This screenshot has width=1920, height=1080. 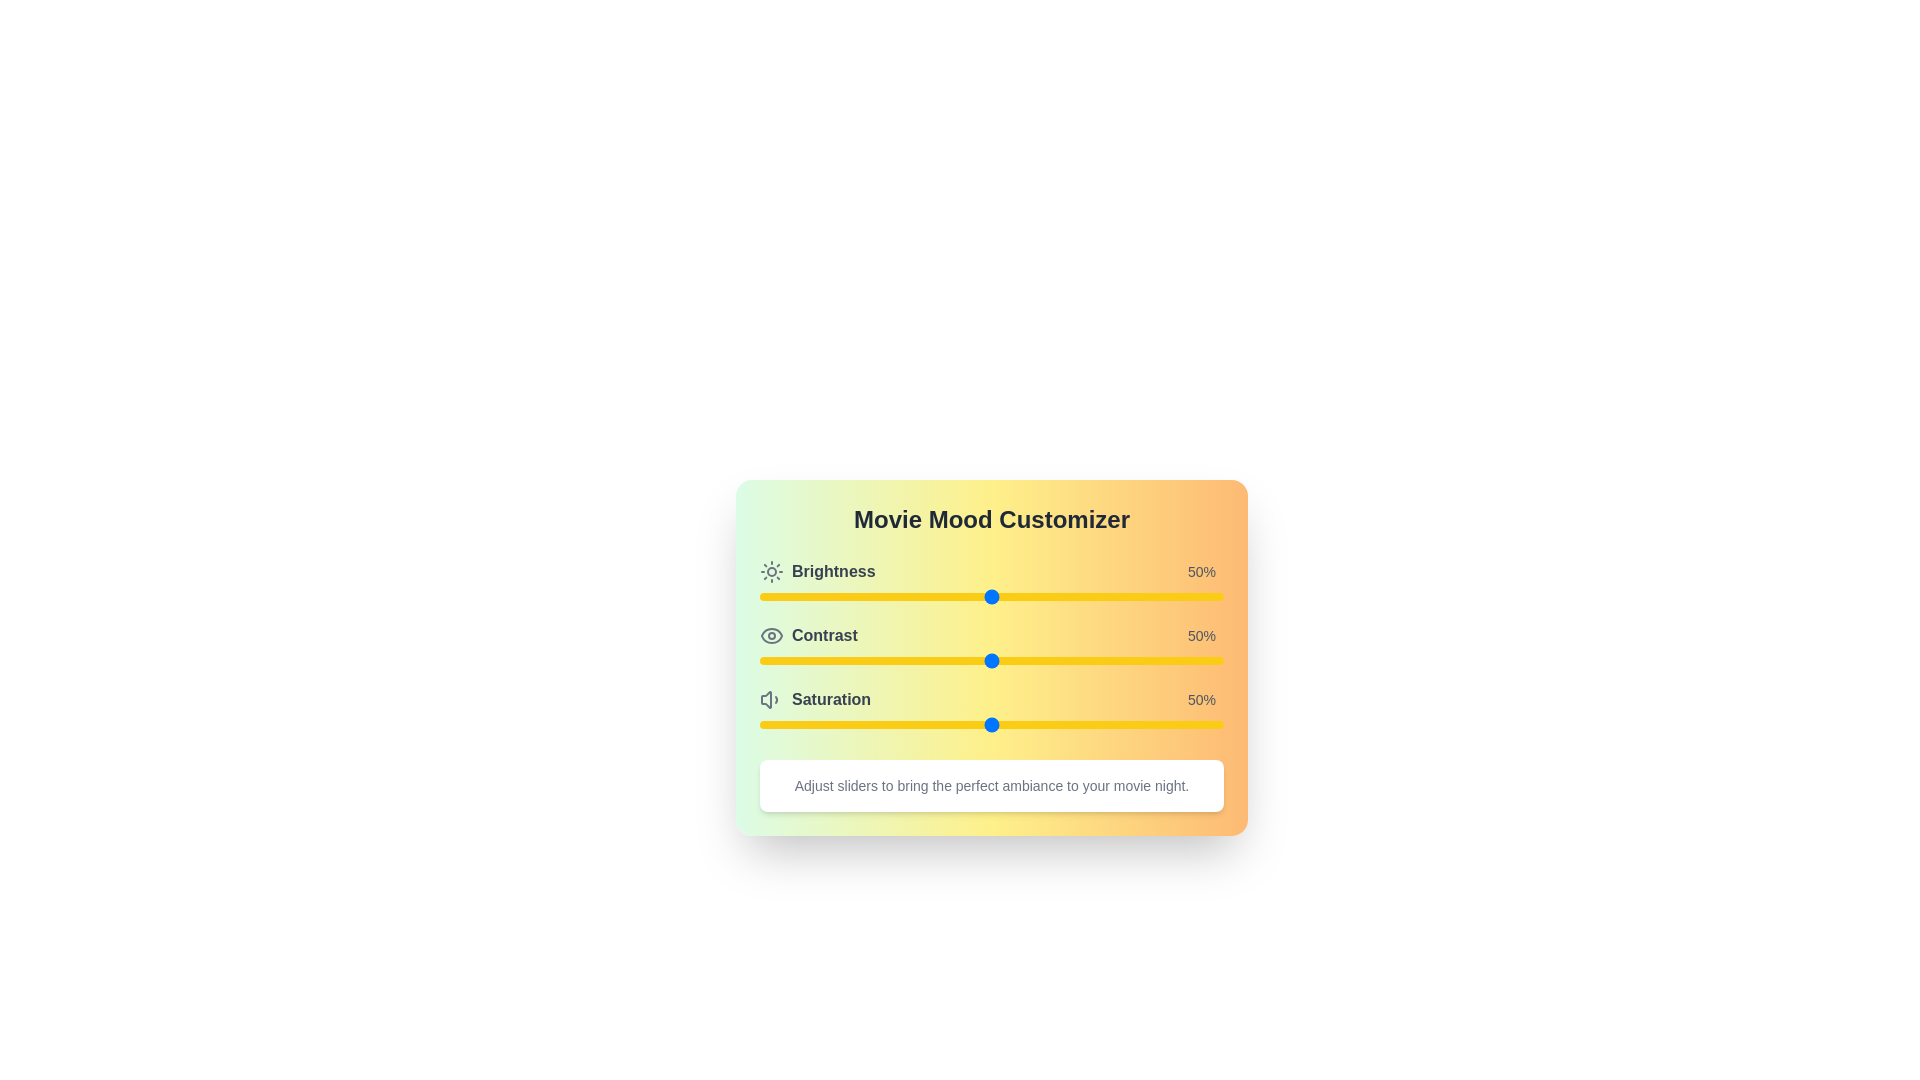 What do you see at coordinates (763, 660) in the screenshot?
I see `the contrast level` at bounding box center [763, 660].